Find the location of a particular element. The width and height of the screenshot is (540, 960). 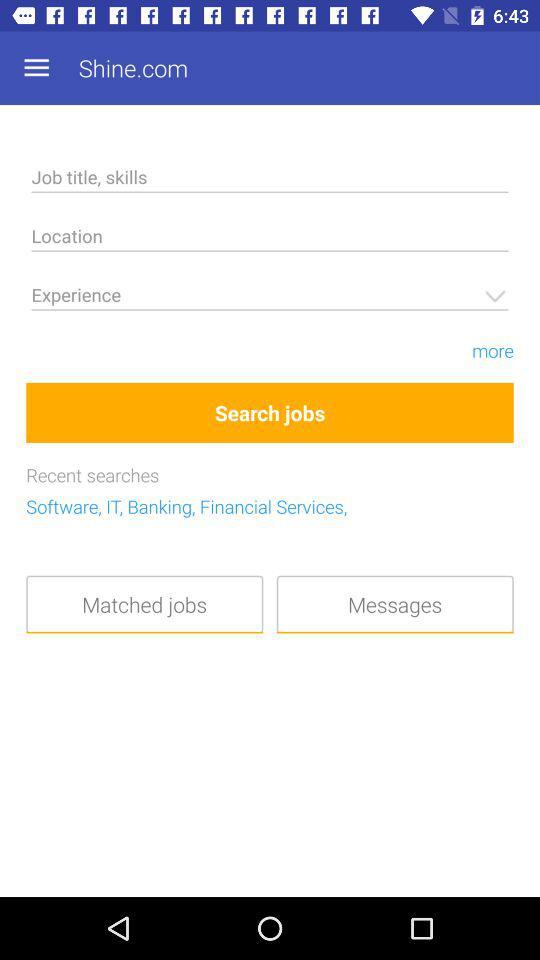

jobs experience is located at coordinates (270, 297).